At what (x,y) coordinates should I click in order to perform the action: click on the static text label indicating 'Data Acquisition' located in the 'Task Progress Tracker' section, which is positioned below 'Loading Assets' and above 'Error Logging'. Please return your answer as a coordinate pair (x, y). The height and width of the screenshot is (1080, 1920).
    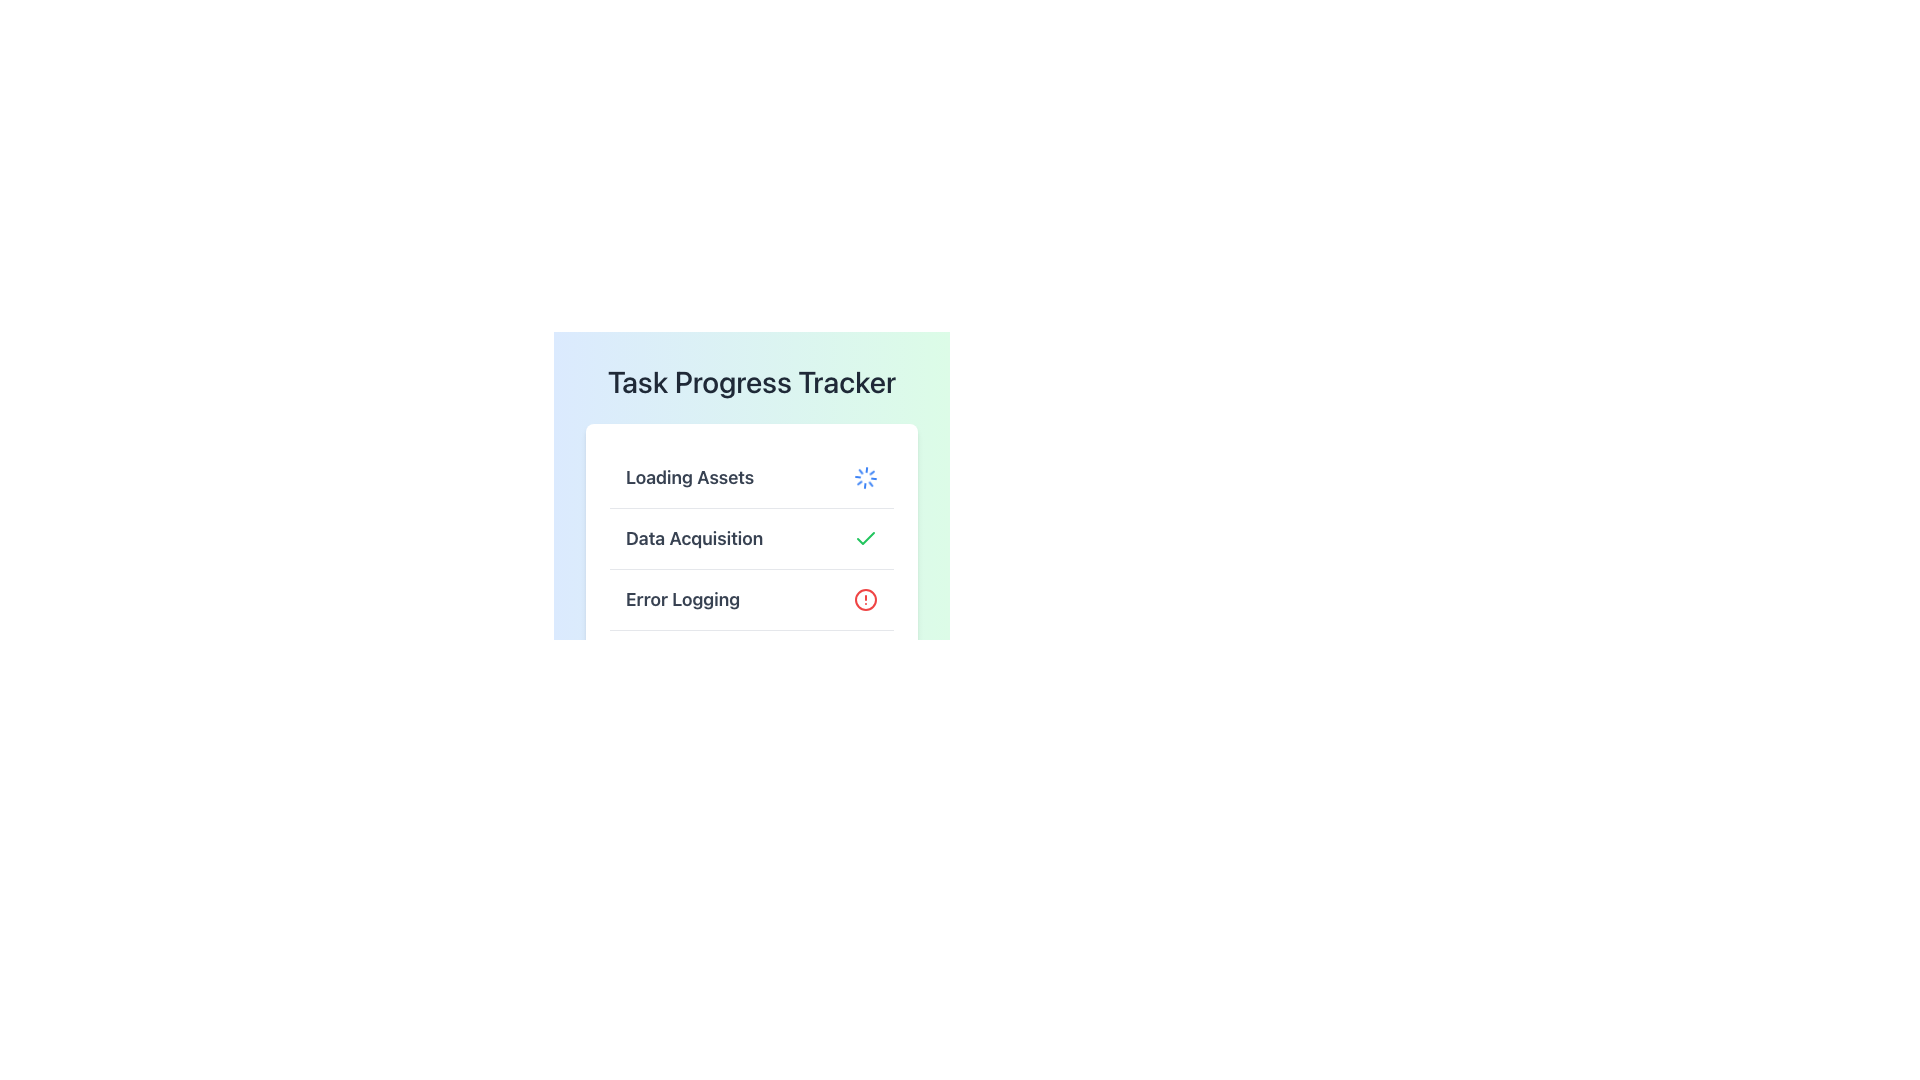
    Looking at the image, I should click on (694, 538).